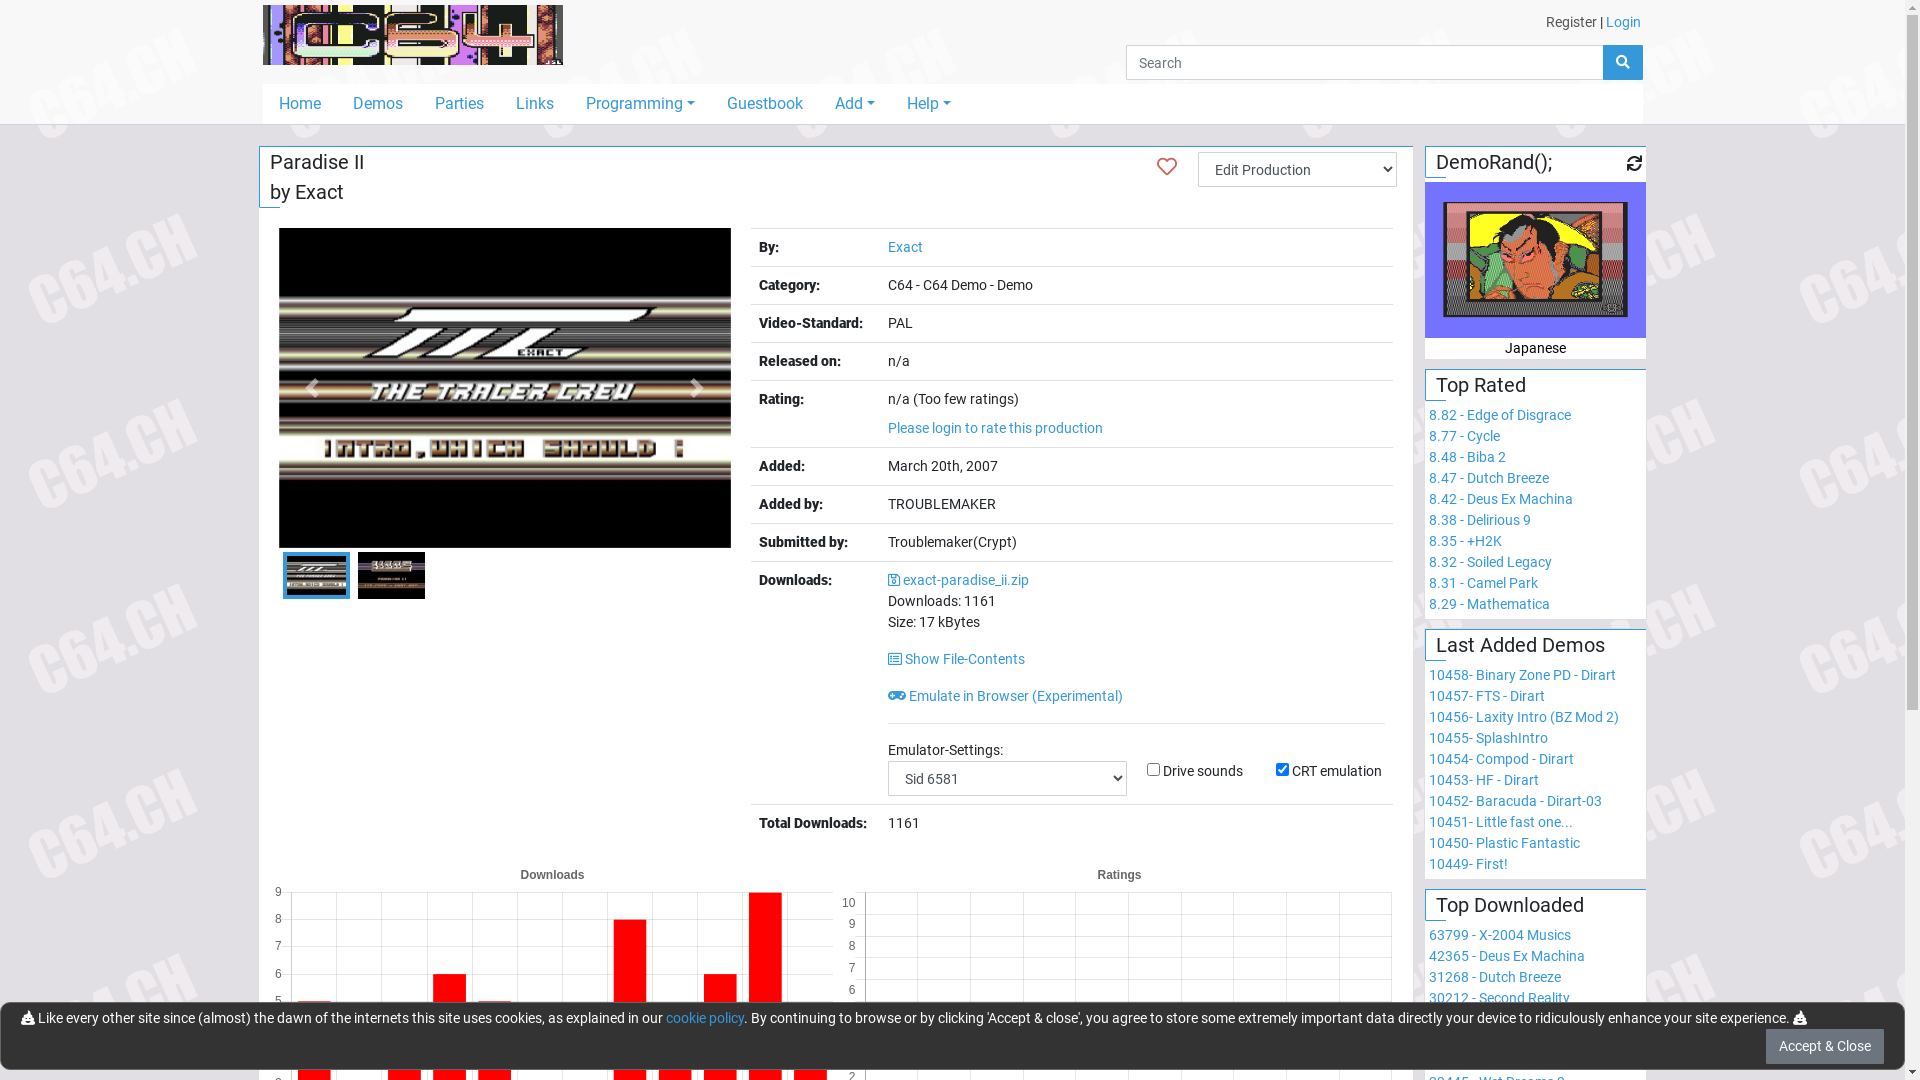 The height and width of the screenshot is (1080, 1920). I want to click on 'exact-paradise_ii.zip', so click(957, 579).